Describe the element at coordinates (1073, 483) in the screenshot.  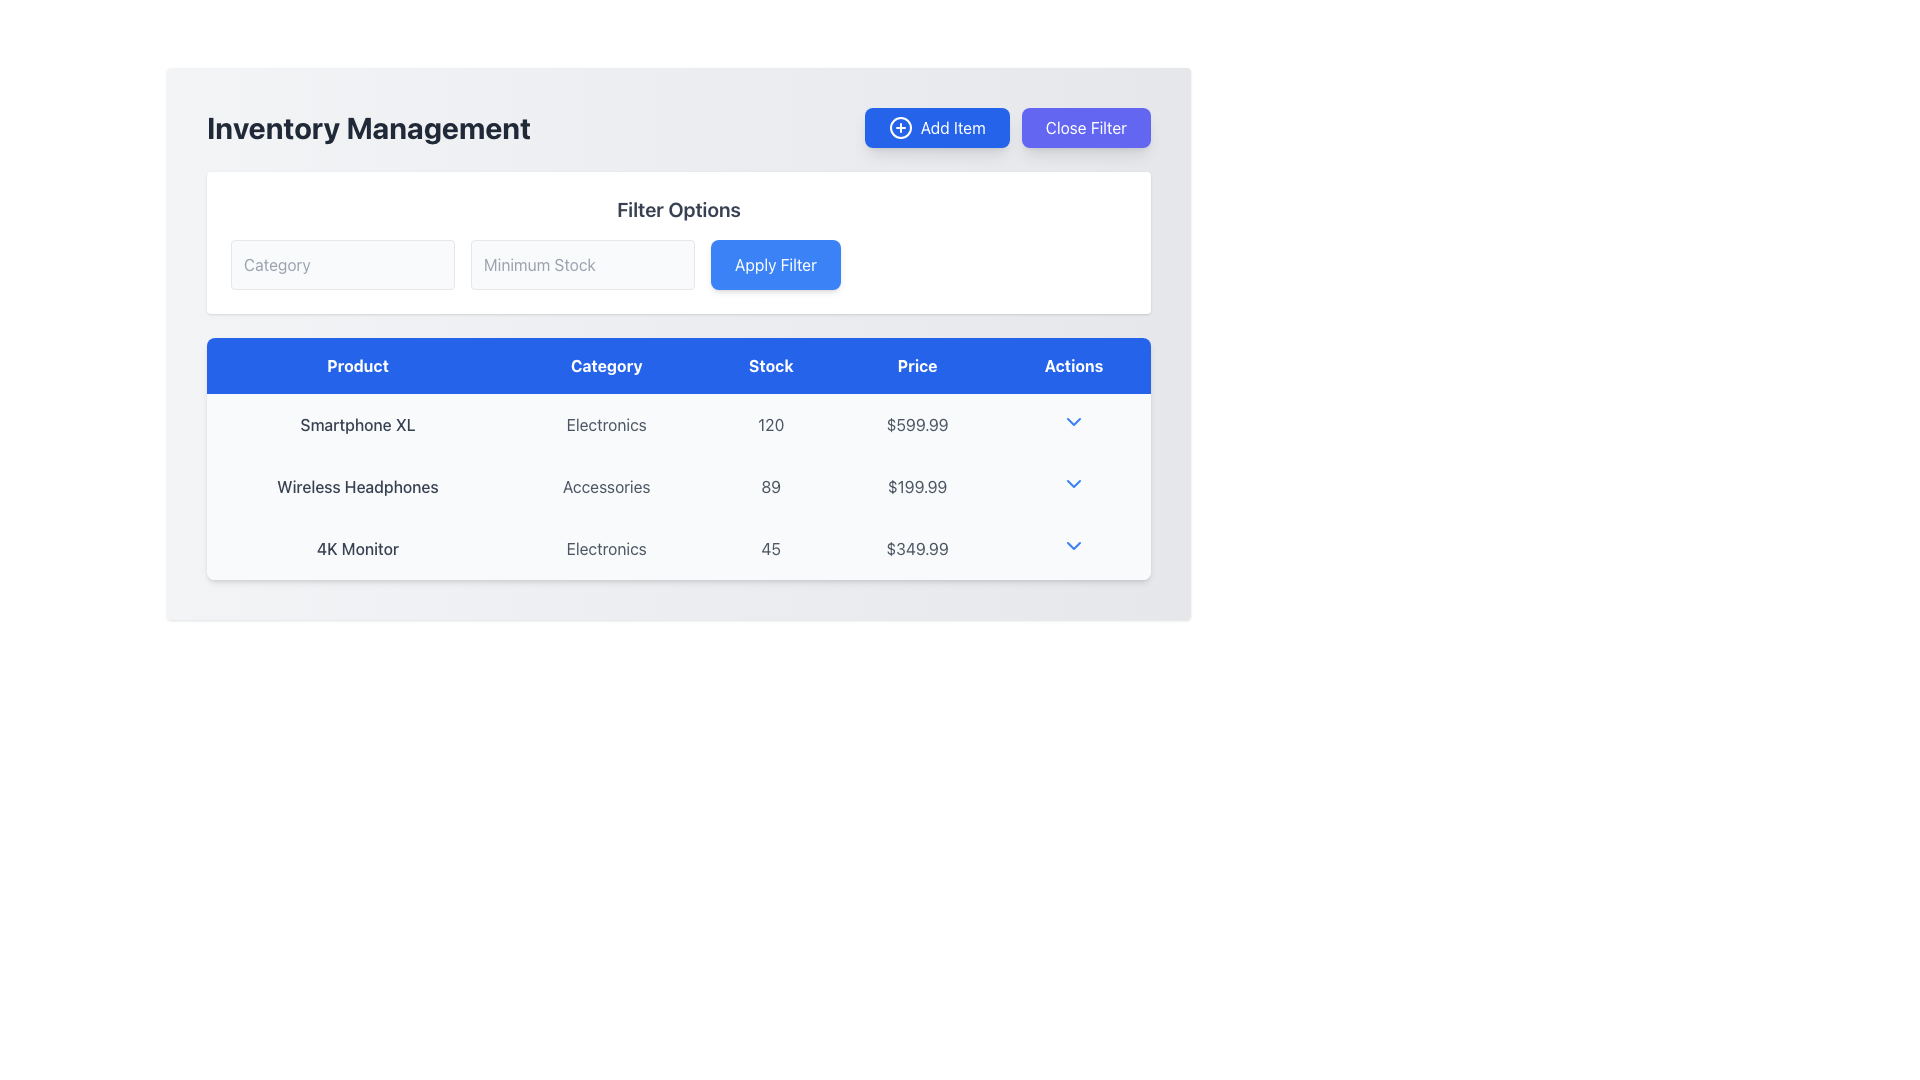
I see `the dropdown trigger button in the 'Actions' column of the second row for the 'Wireless Headphones' product entry` at that location.